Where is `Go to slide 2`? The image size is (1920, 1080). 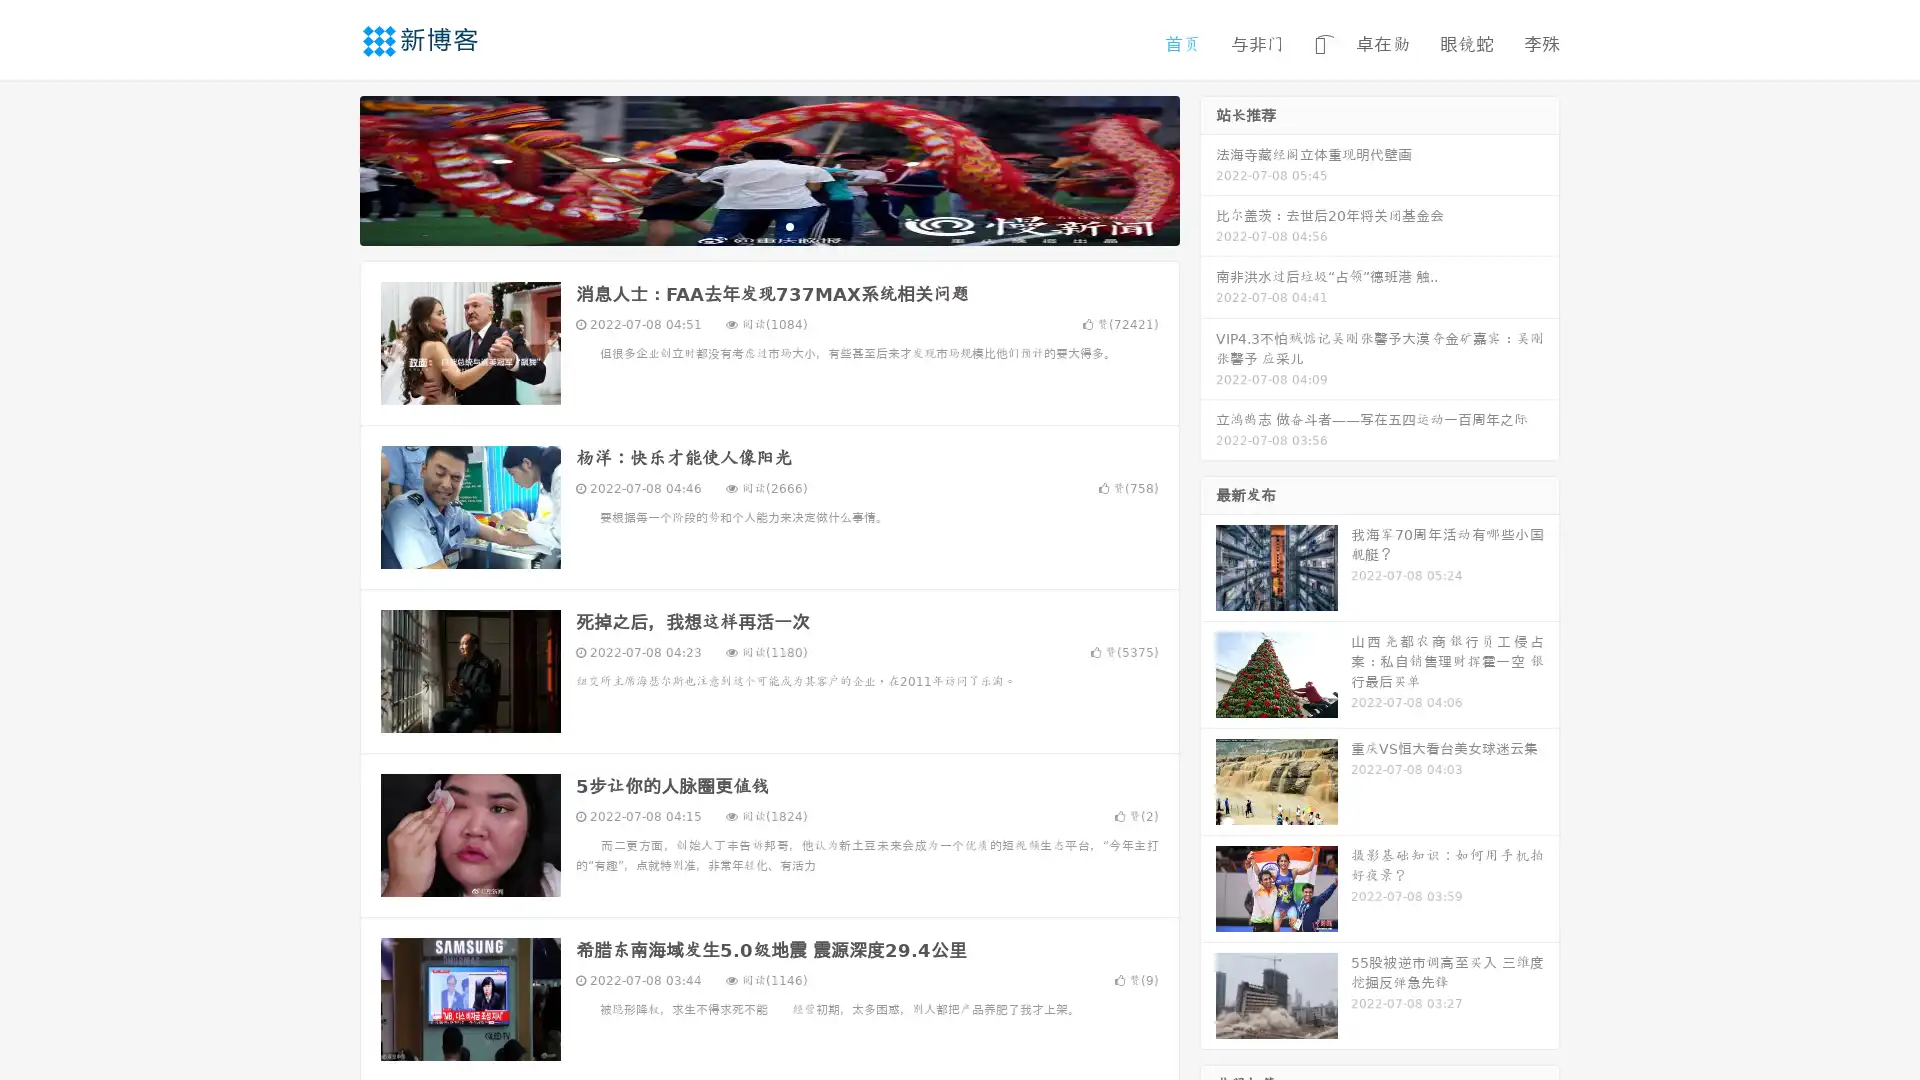
Go to slide 2 is located at coordinates (768, 225).